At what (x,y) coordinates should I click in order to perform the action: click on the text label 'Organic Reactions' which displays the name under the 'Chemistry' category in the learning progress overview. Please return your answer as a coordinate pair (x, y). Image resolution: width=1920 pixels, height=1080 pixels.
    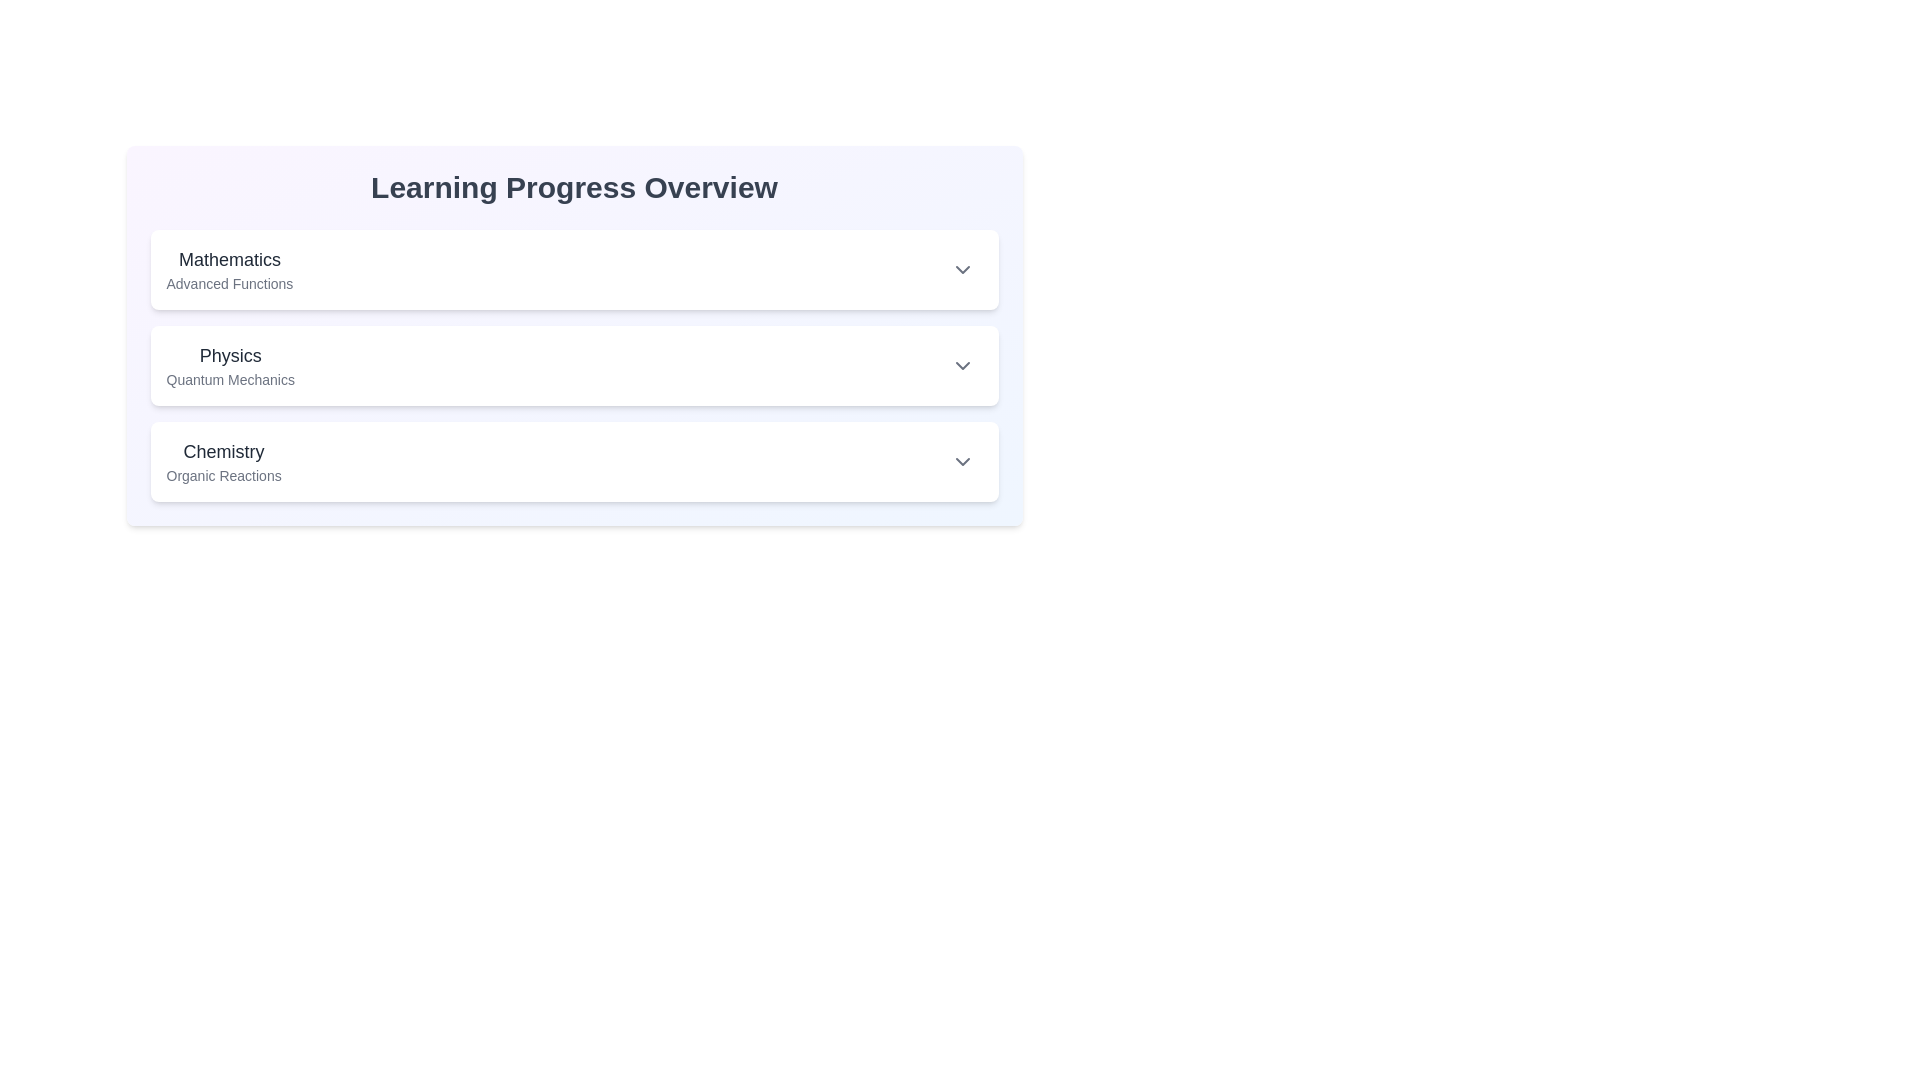
    Looking at the image, I should click on (224, 475).